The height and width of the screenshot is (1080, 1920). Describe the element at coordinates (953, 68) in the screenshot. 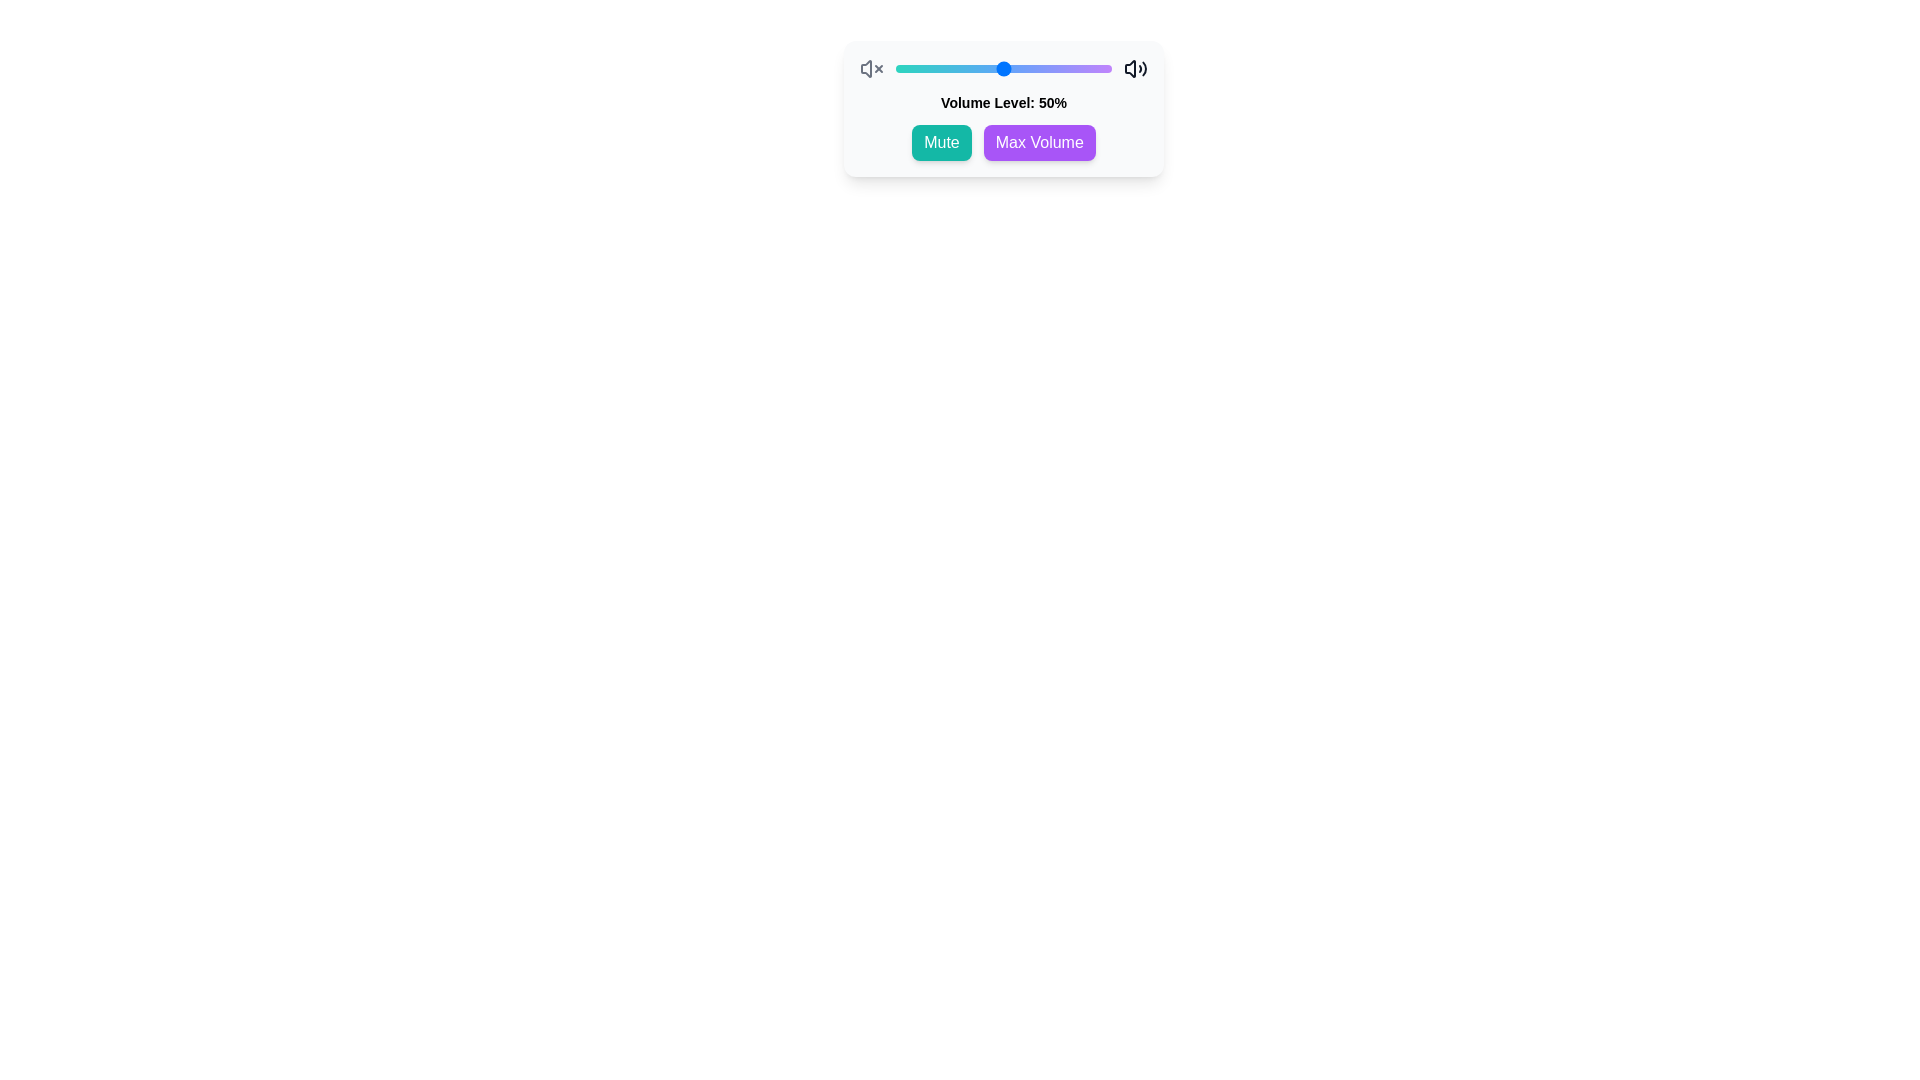

I see `the volume slider to set the volume level to 27%` at that location.